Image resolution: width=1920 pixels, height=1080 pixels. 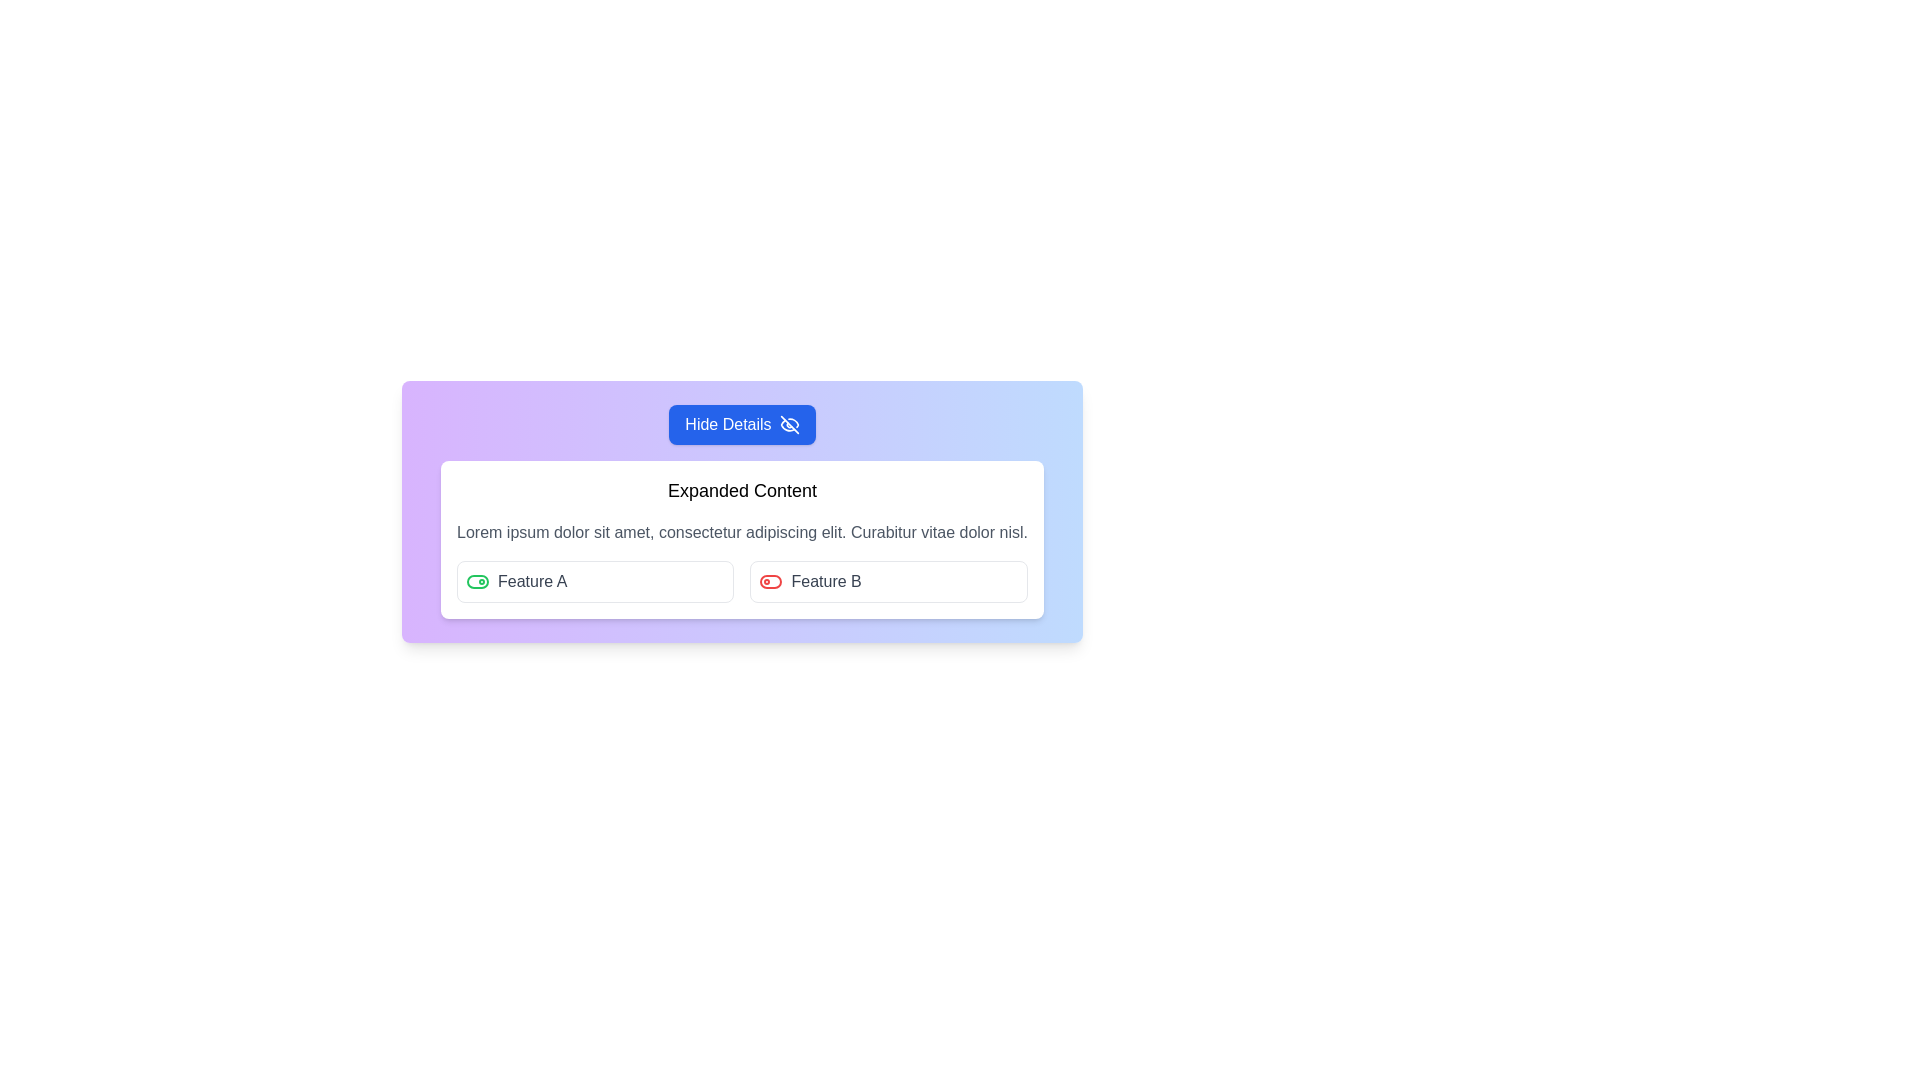 What do you see at coordinates (788, 423) in the screenshot?
I see `the visibility off icon, which resembles an eye with a diagonal line through it, located to the right of the text 'Hide Details' in a blue button` at bounding box center [788, 423].